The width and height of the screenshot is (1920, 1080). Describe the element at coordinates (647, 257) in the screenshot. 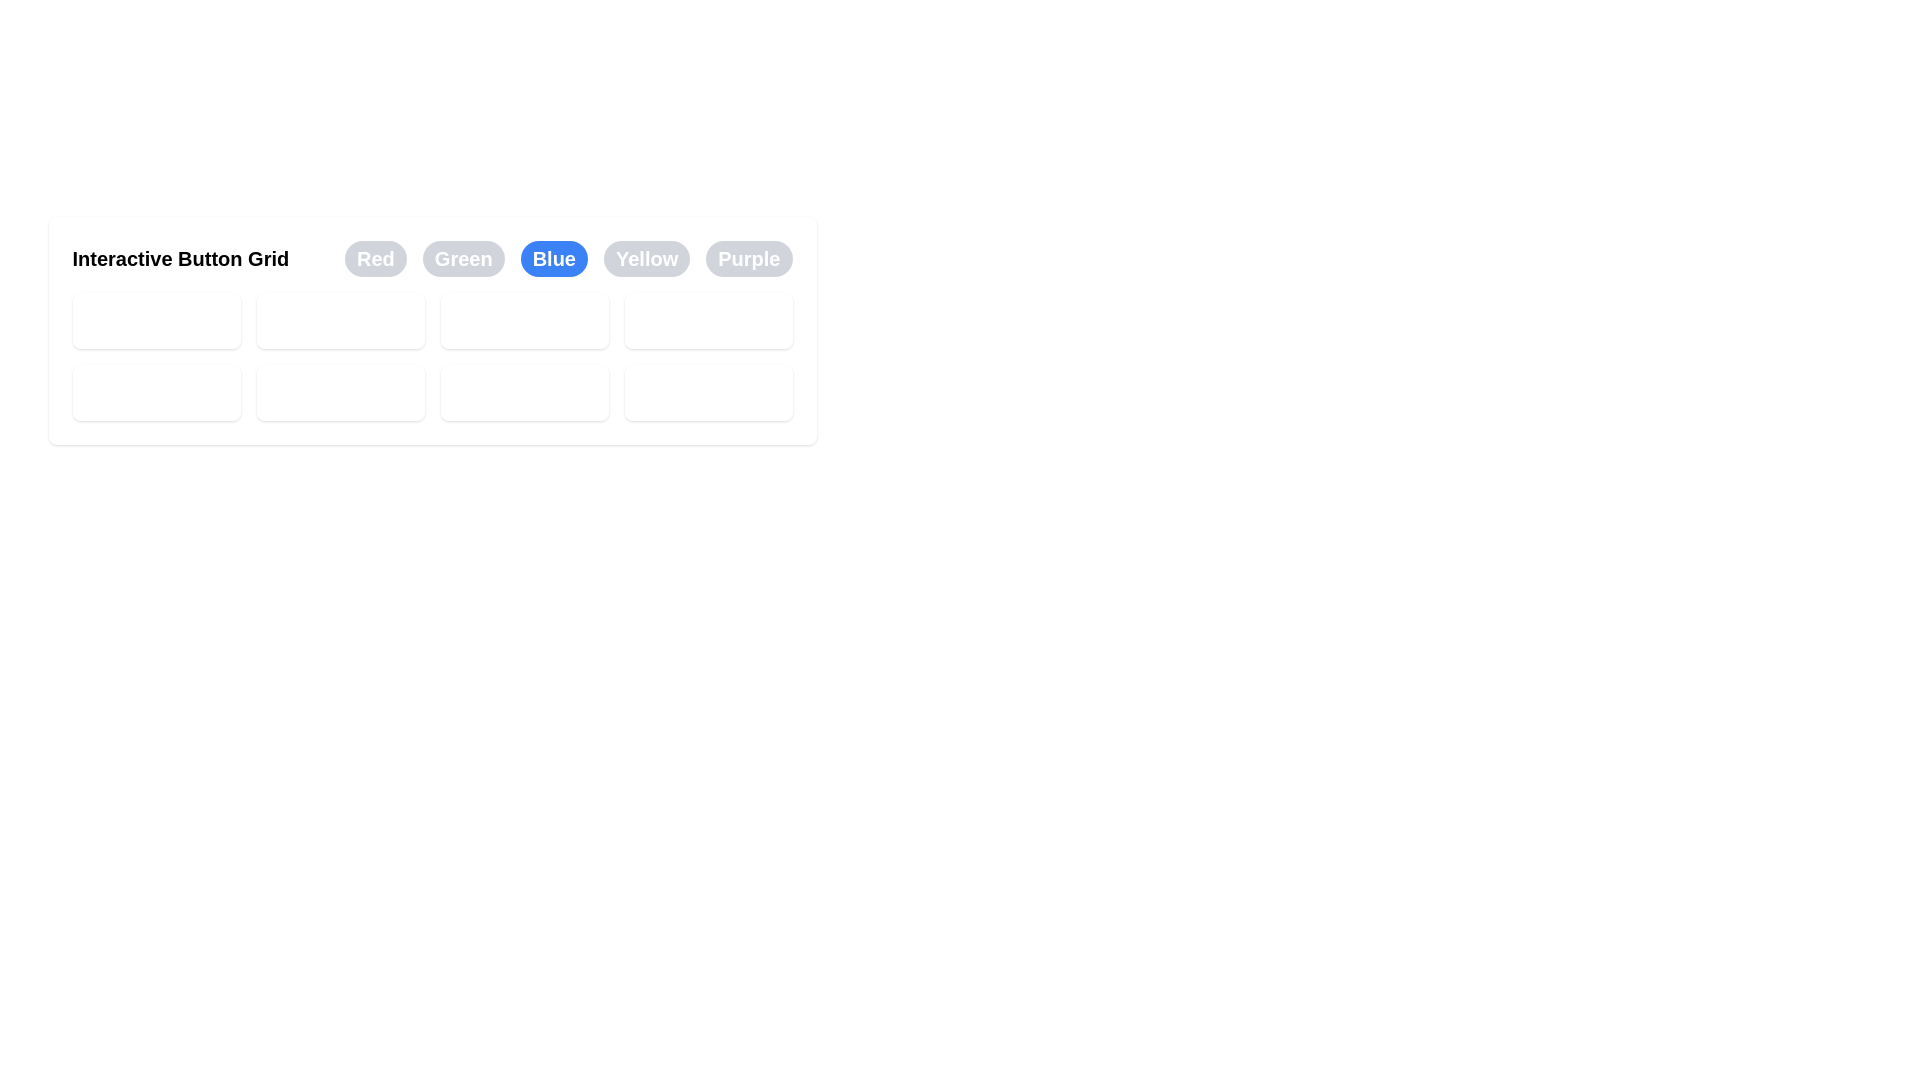

I see `the capsule-shaped button labeled 'Yellow'` at that location.